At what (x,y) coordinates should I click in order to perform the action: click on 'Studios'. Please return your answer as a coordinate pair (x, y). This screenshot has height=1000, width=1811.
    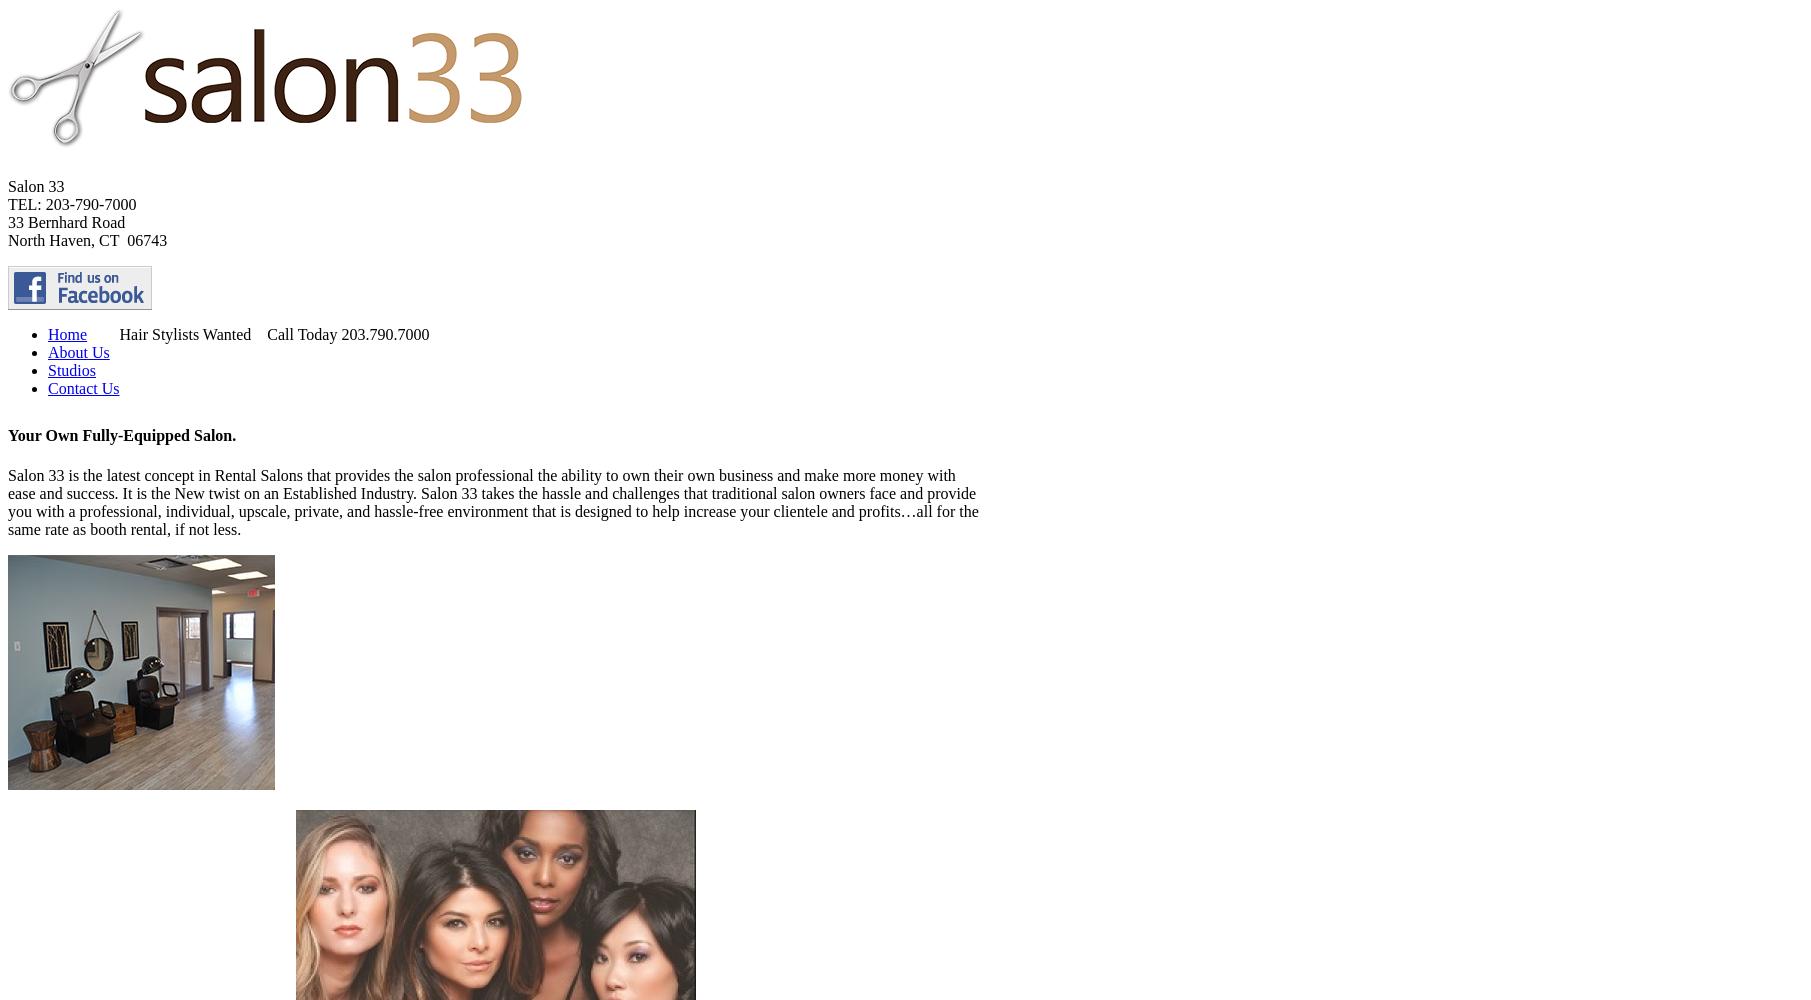
    Looking at the image, I should click on (47, 369).